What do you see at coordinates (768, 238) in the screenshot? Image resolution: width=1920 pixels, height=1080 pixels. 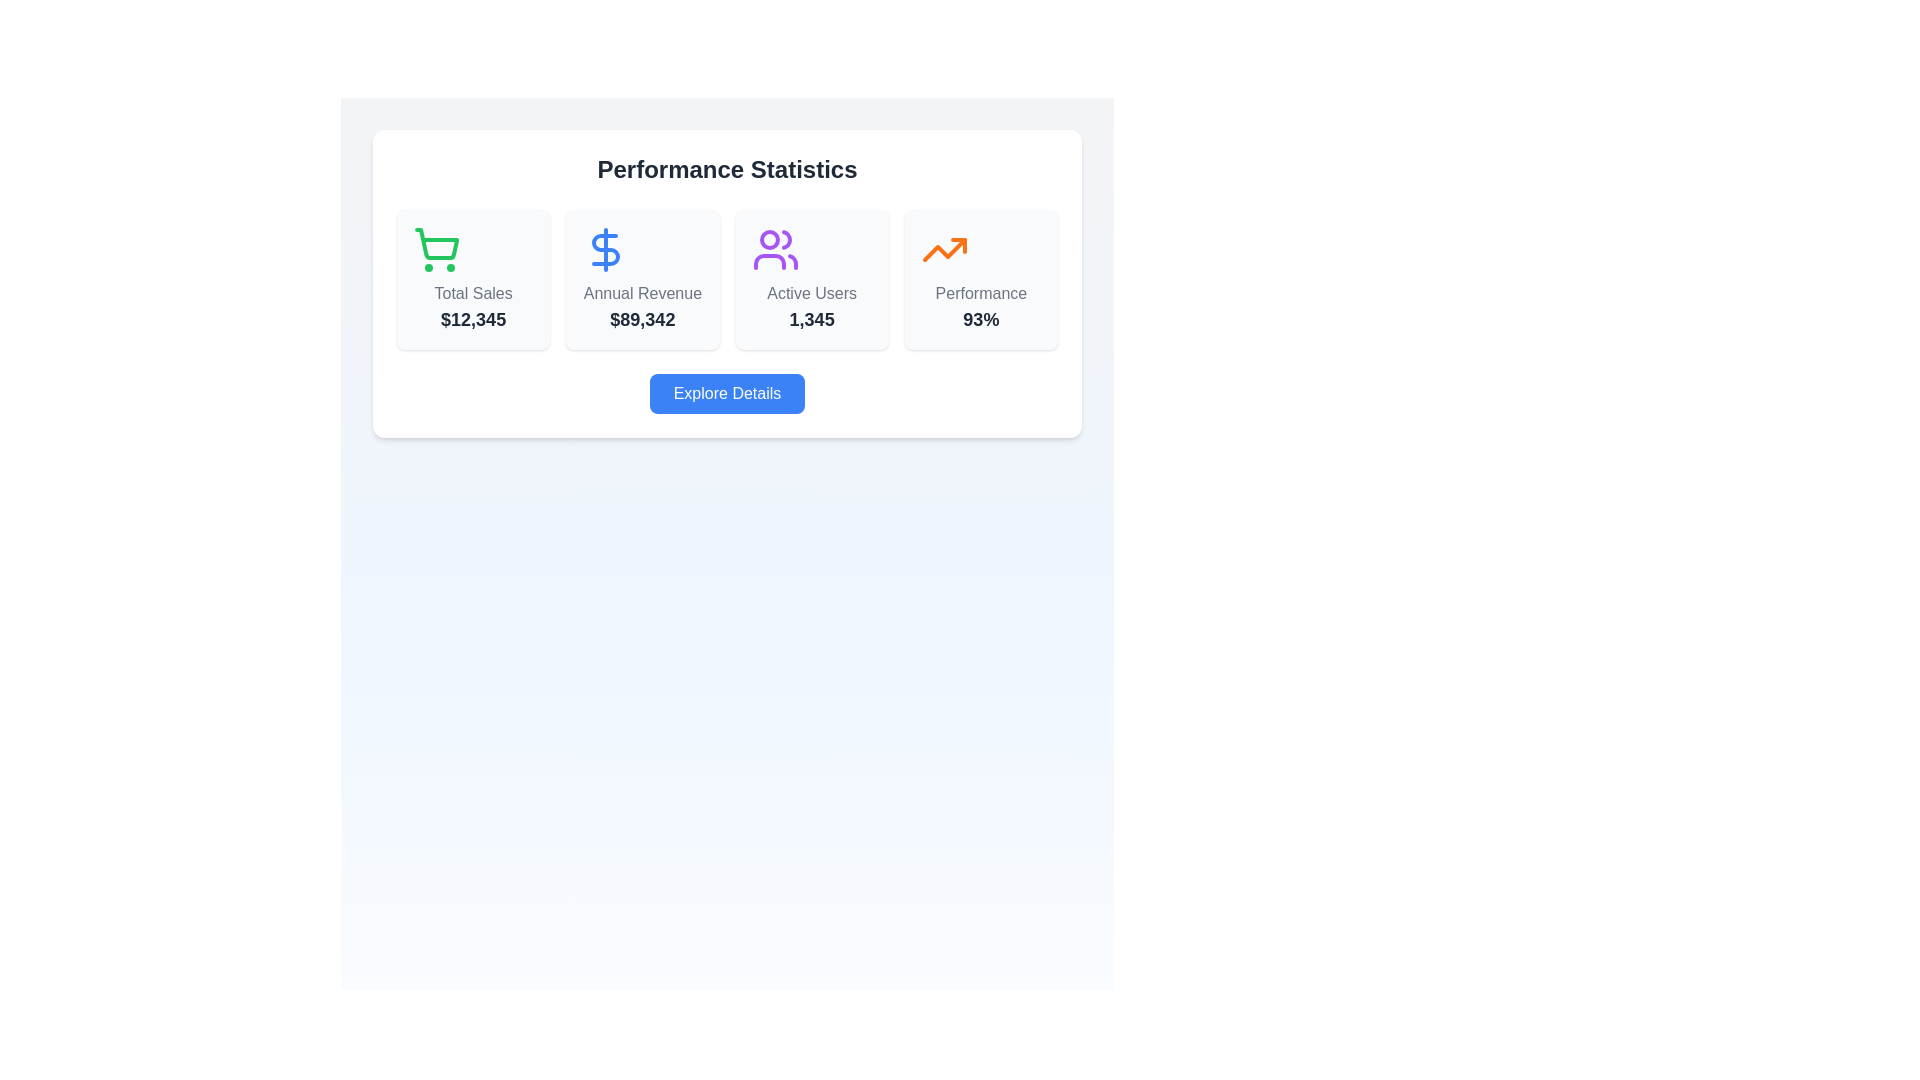 I see `the circular Icon graphic component within the 'Active Users' card in the statistics section` at bounding box center [768, 238].